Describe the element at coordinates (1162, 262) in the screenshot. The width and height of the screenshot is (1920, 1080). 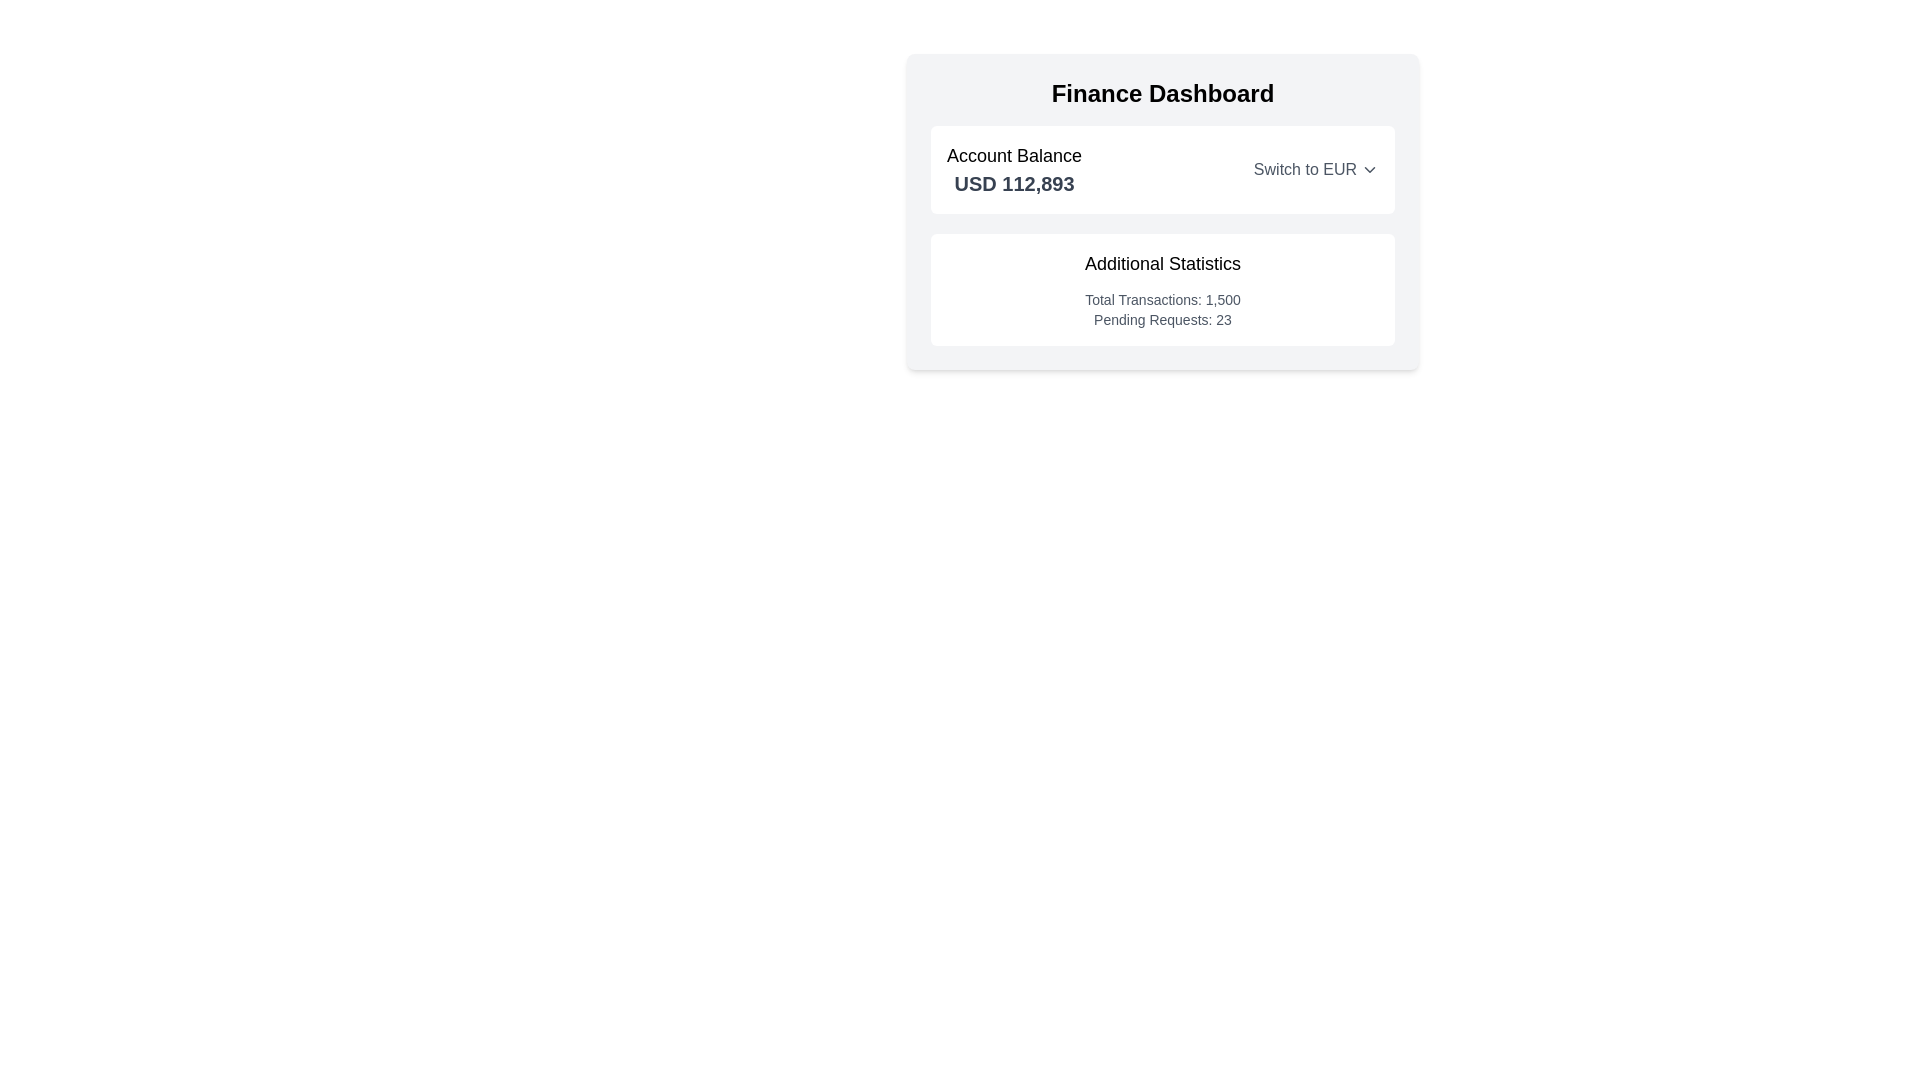
I see `the 'Additional Statistics' text label which identifies the section of information below it` at that location.